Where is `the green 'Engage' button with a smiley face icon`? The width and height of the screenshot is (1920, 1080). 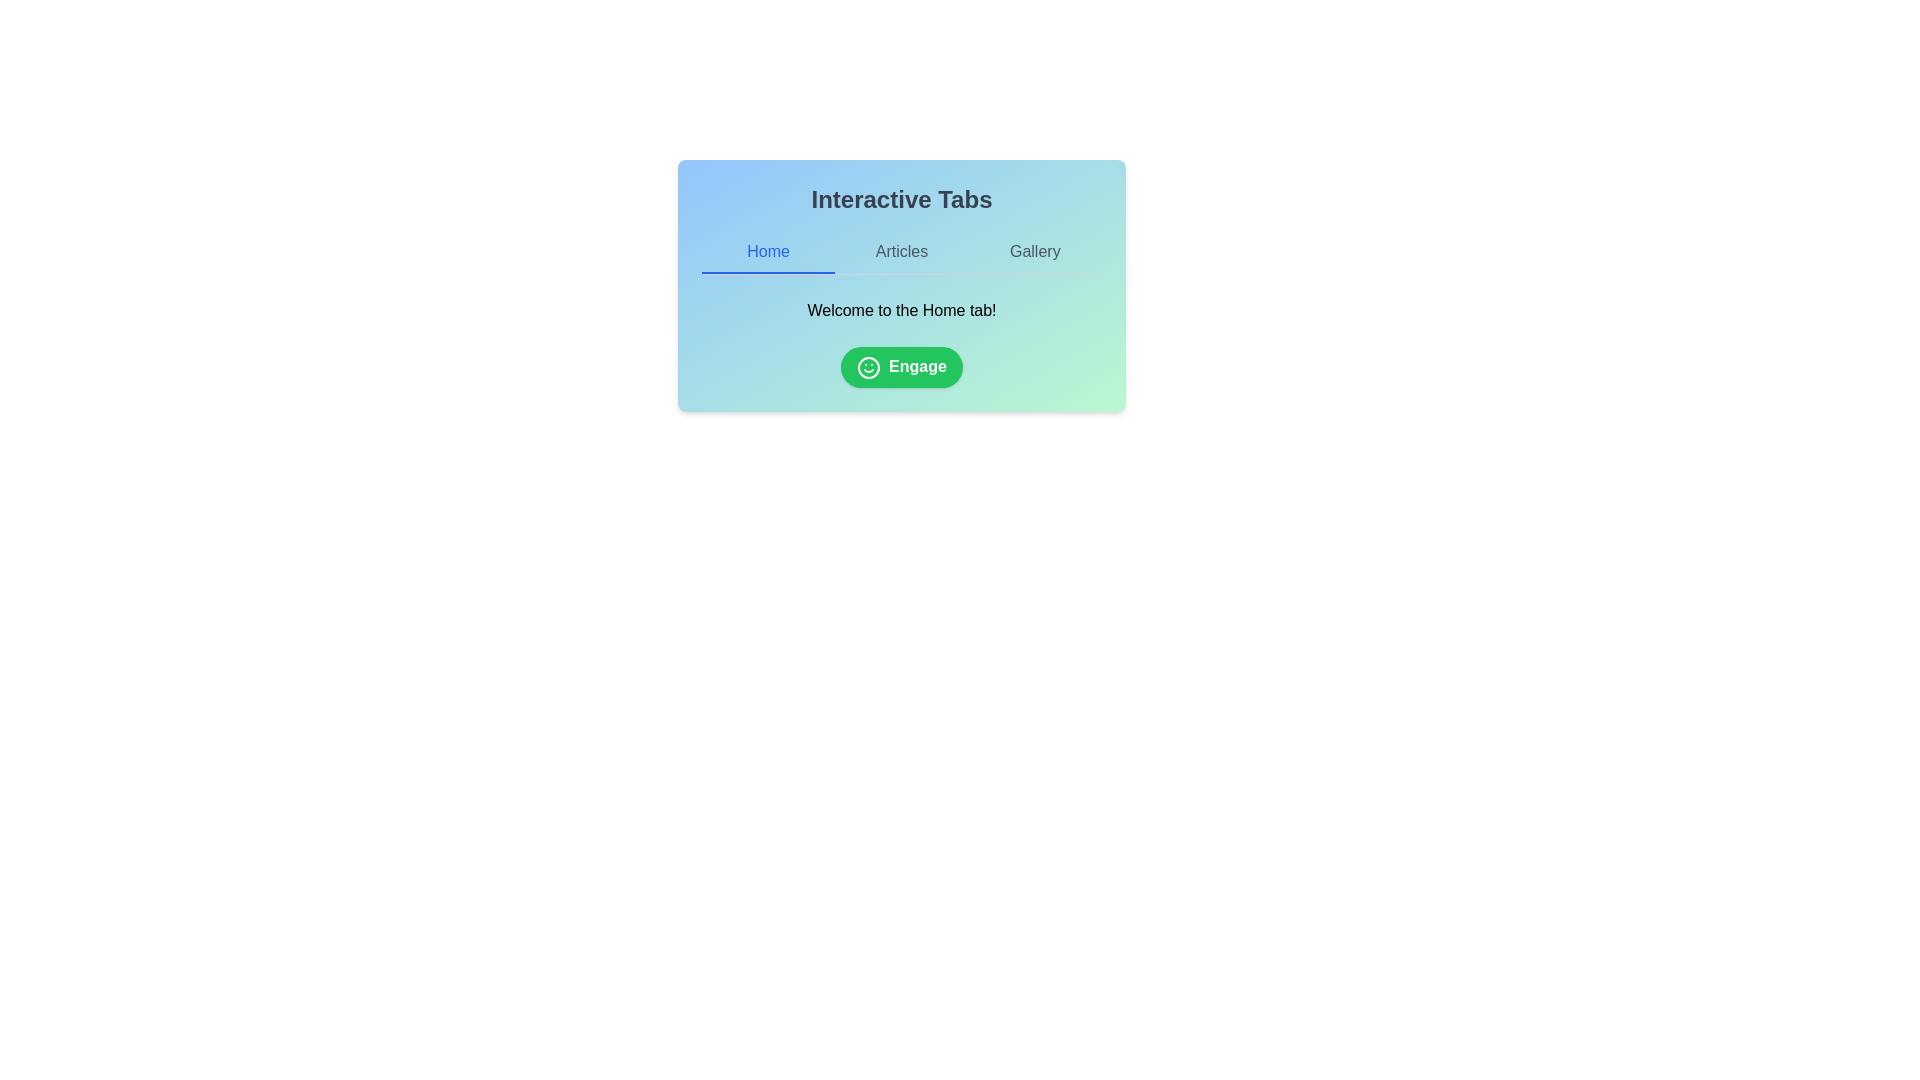
the green 'Engage' button with a smiley face icon is located at coordinates (901, 367).